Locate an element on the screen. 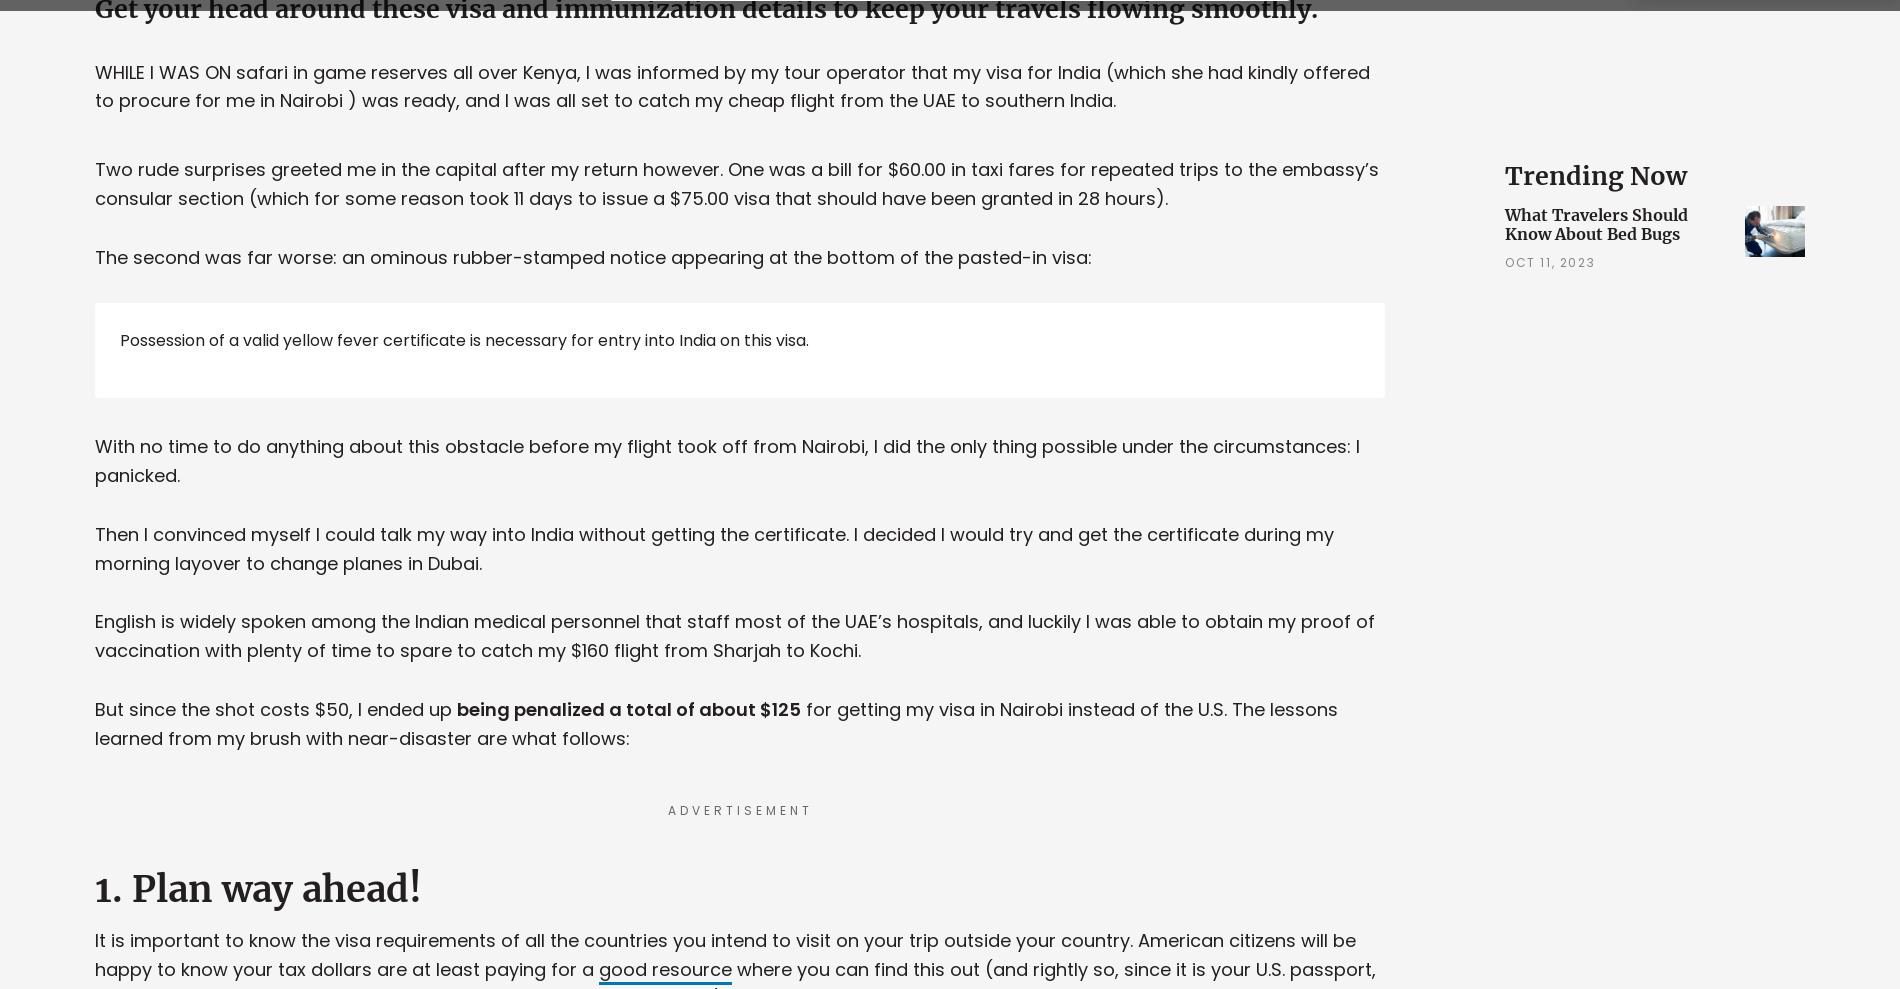  'Then I convinced myself I could talk my way into India without getting the certificate. I decided I would try and get the certificate during my morning layover to change planes in Dubai.' is located at coordinates (713, 548).